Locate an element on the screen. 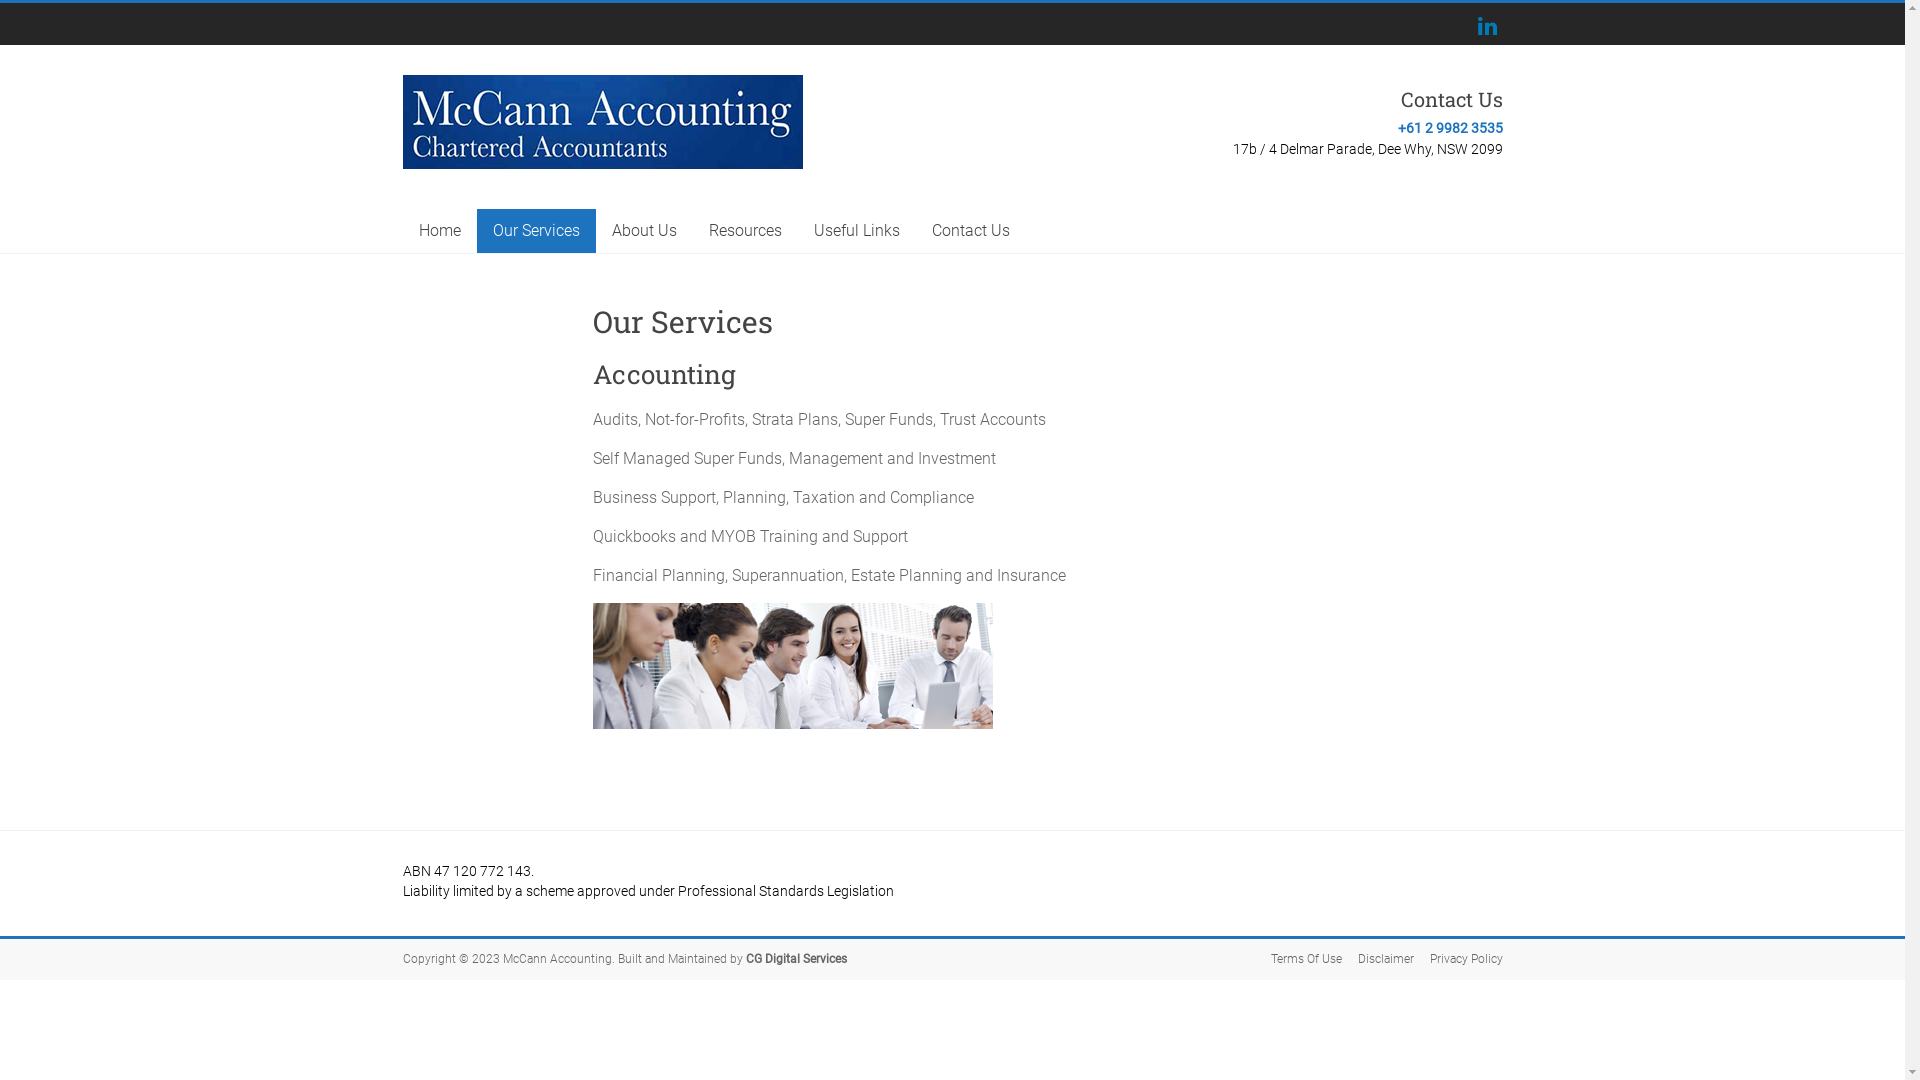  'Our Services' is located at coordinates (535, 230).